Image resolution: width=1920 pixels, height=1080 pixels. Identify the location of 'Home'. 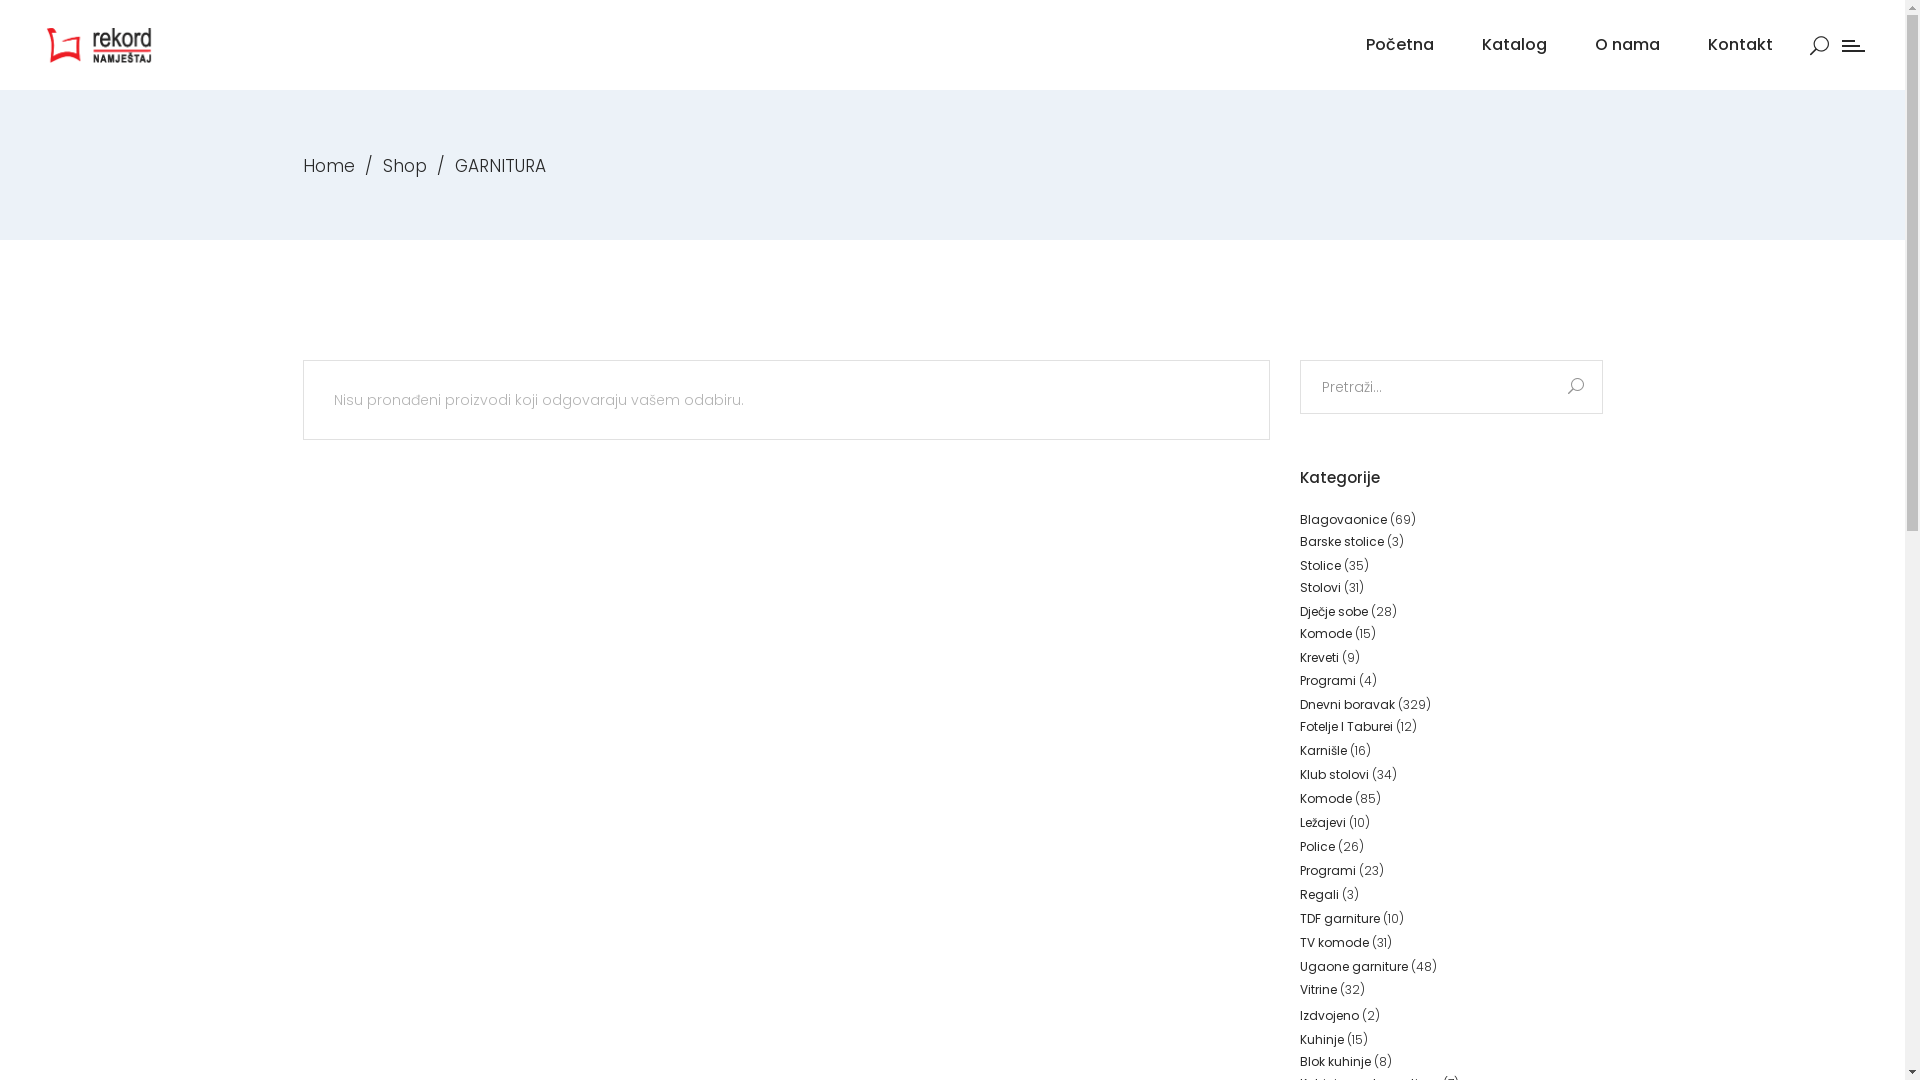
(327, 164).